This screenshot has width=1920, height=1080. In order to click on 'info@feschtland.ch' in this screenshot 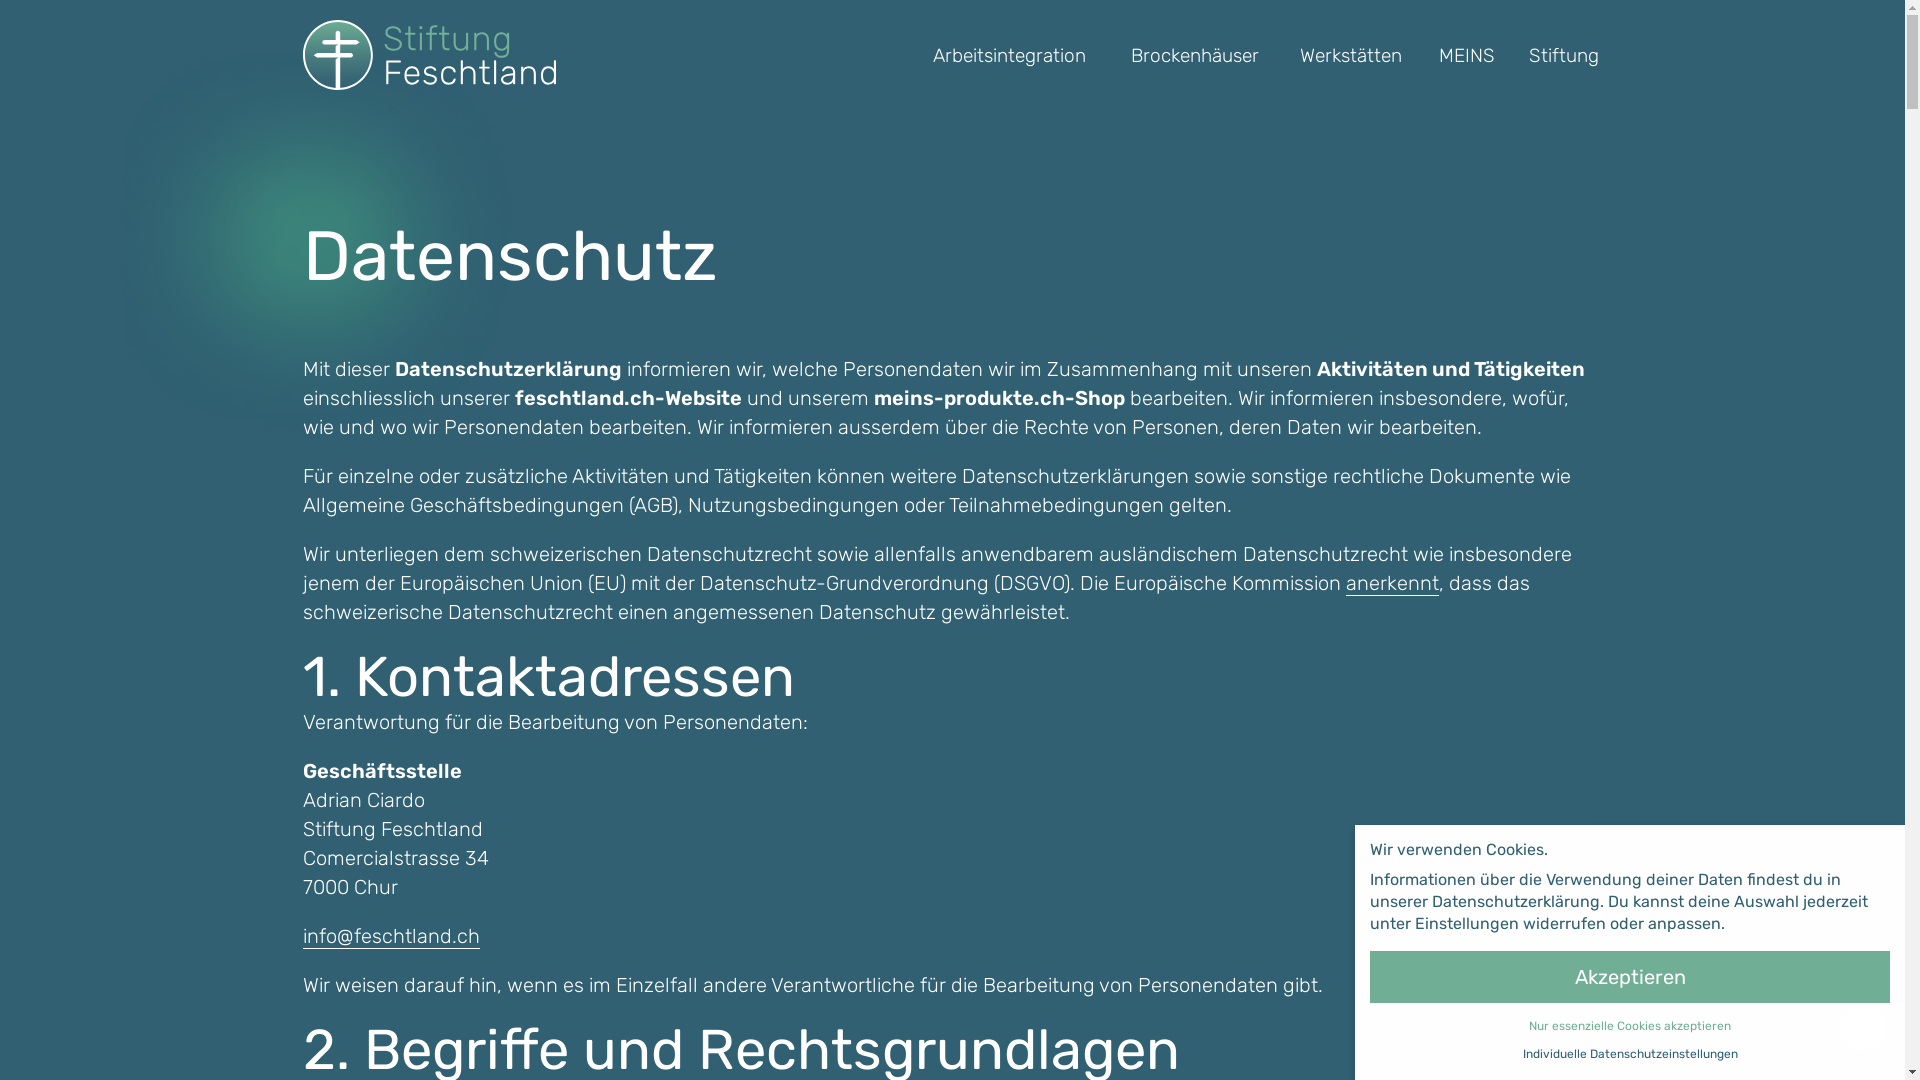, I will do `click(390, 936)`.